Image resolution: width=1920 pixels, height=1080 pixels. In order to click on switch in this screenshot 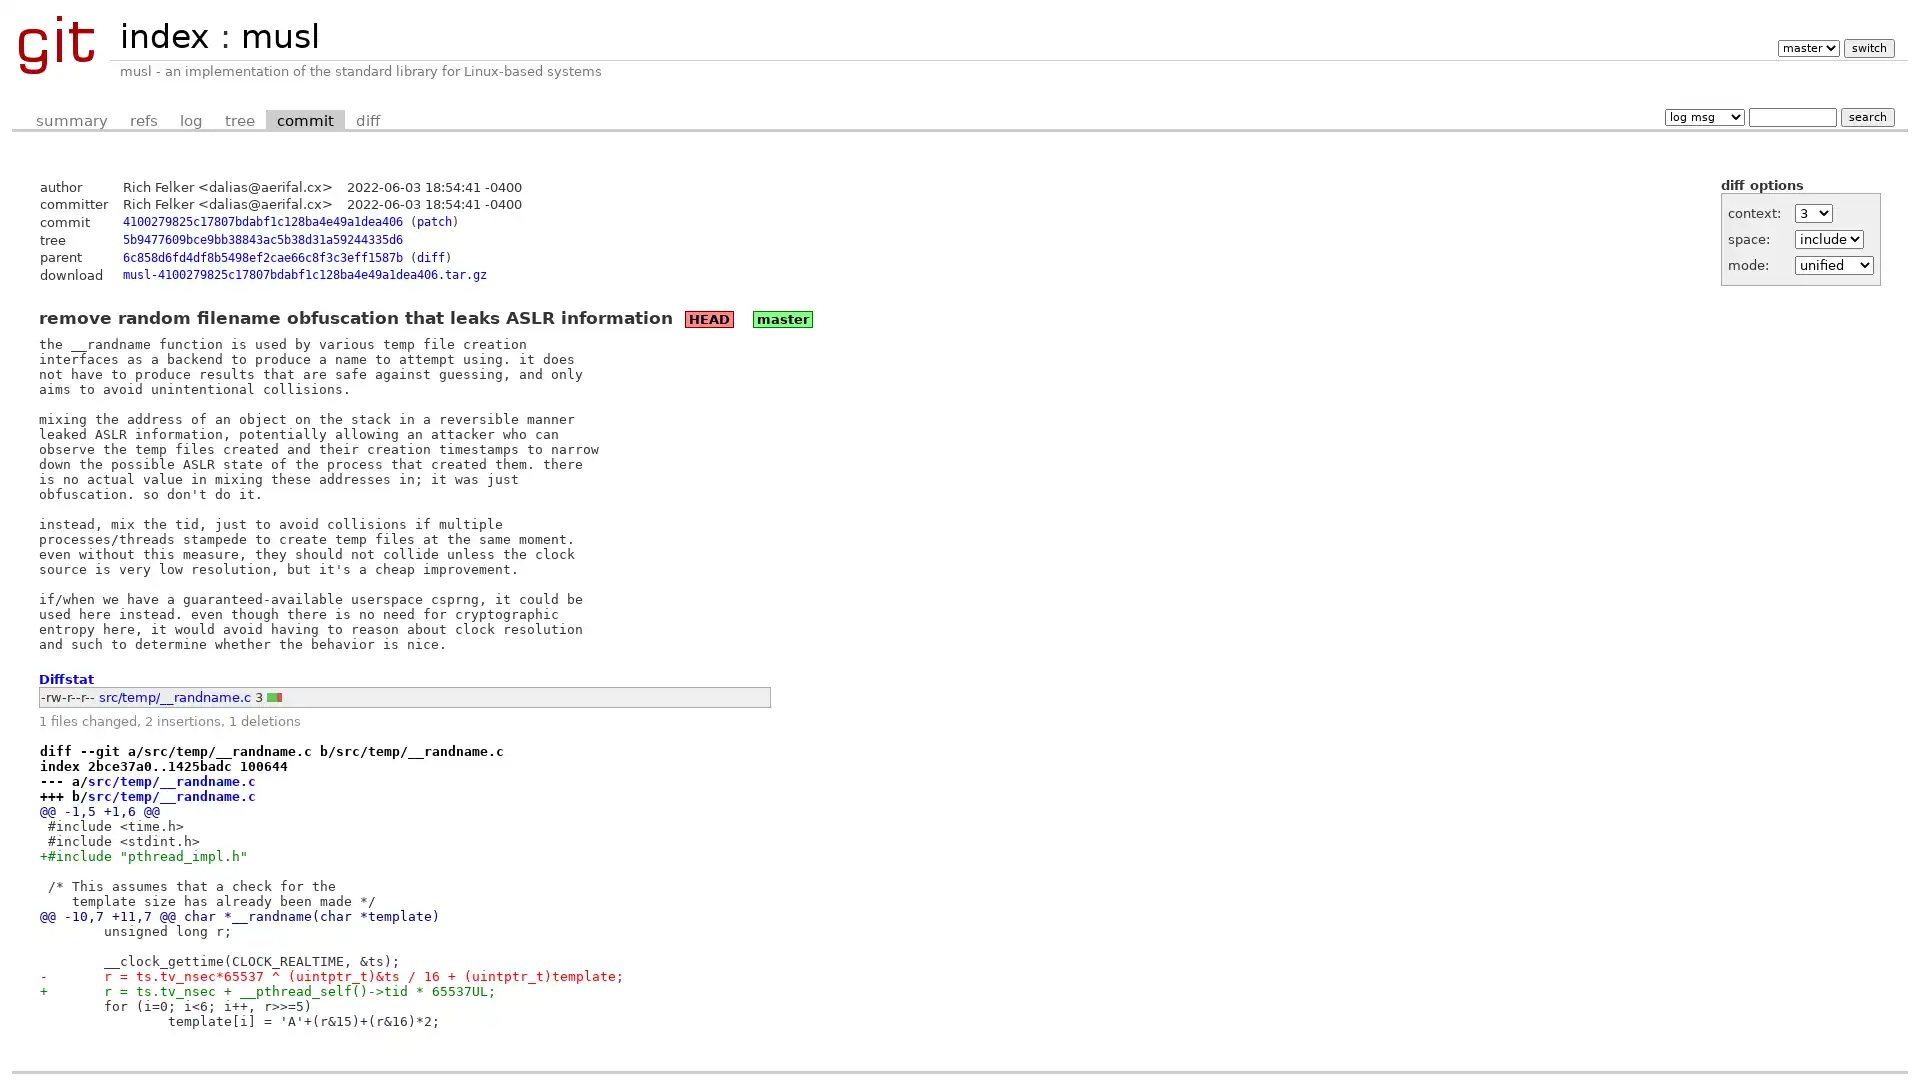, I will do `click(1867, 47)`.